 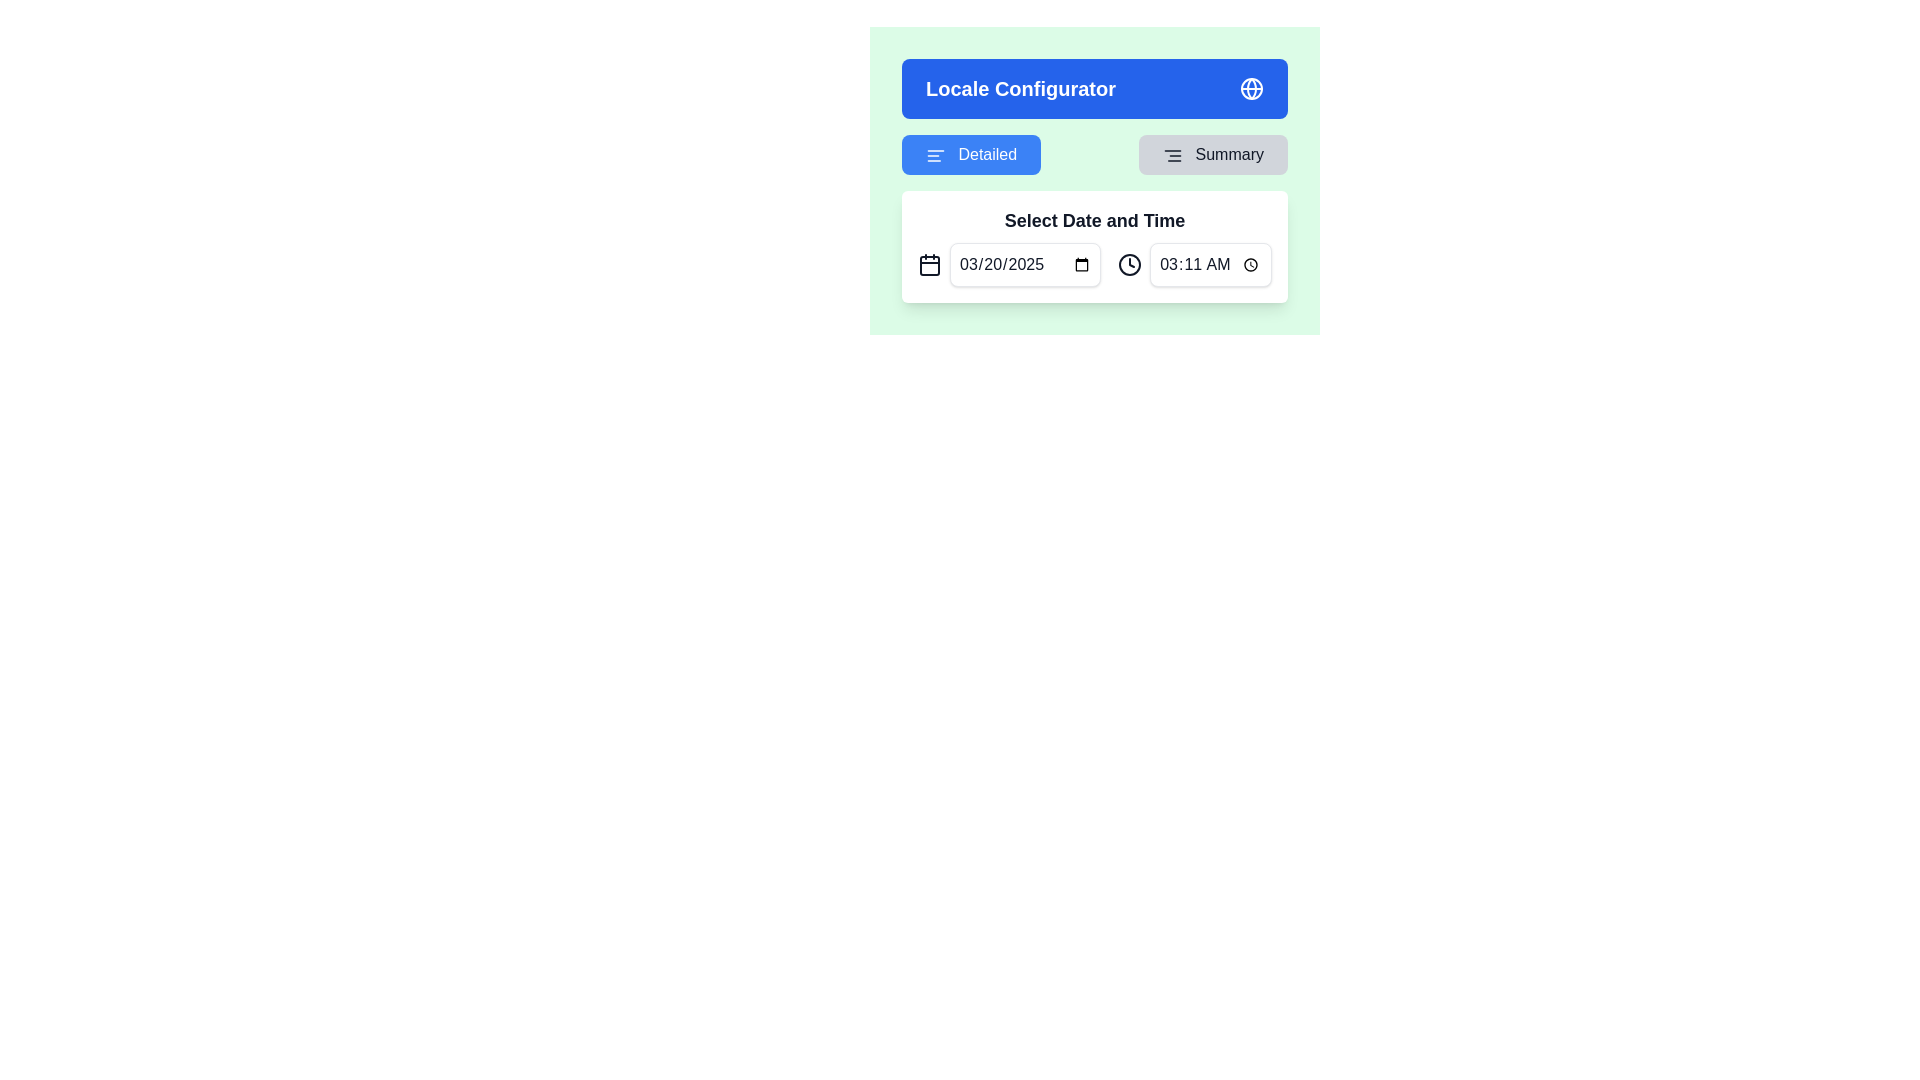 I want to click on the clock icon, which is a vector graphic of a clock located to the left of a time input field displaying '03:11 AM' within the 'Select Date and Time' section, so click(x=1130, y=264).